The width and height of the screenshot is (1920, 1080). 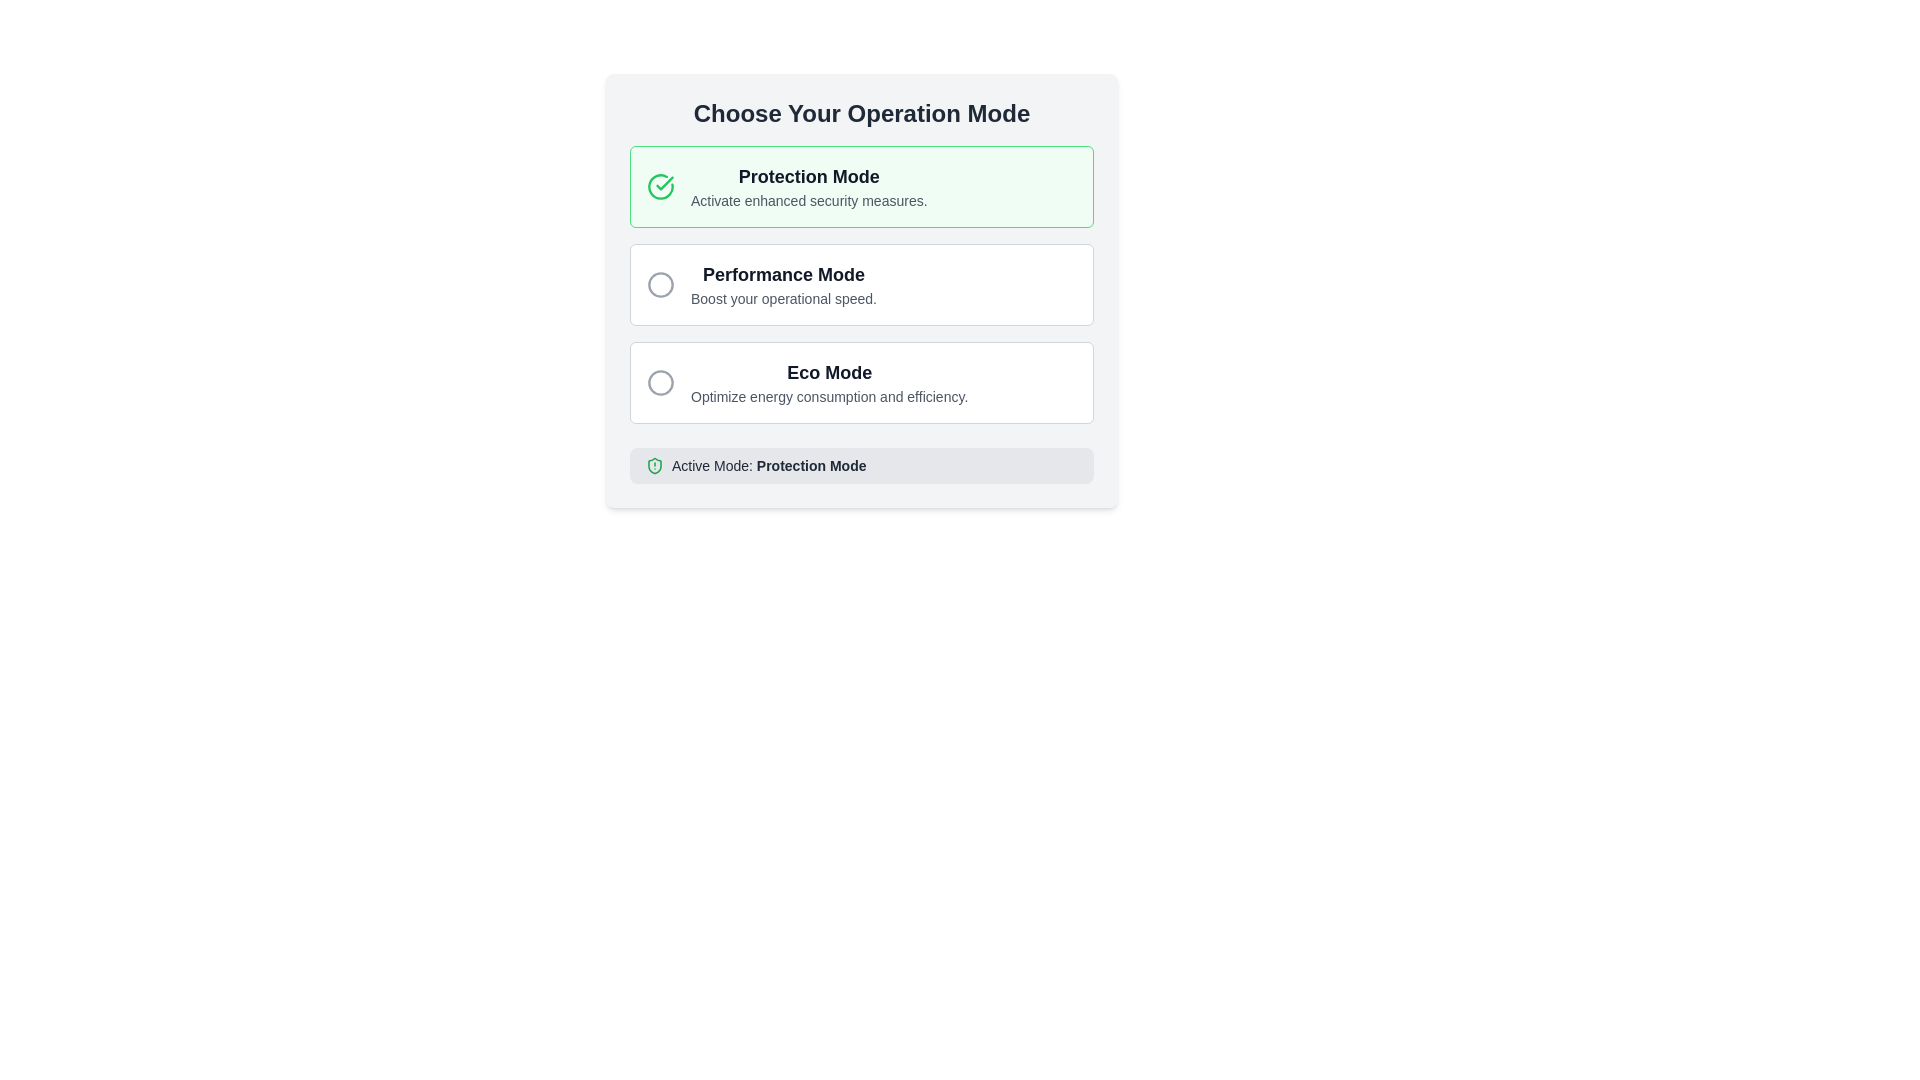 What do you see at coordinates (661, 186) in the screenshot?
I see `the circular icon with a green border and a green checkmark located to the left of the text 'Protection Mode'` at bounding box center [661, 186].